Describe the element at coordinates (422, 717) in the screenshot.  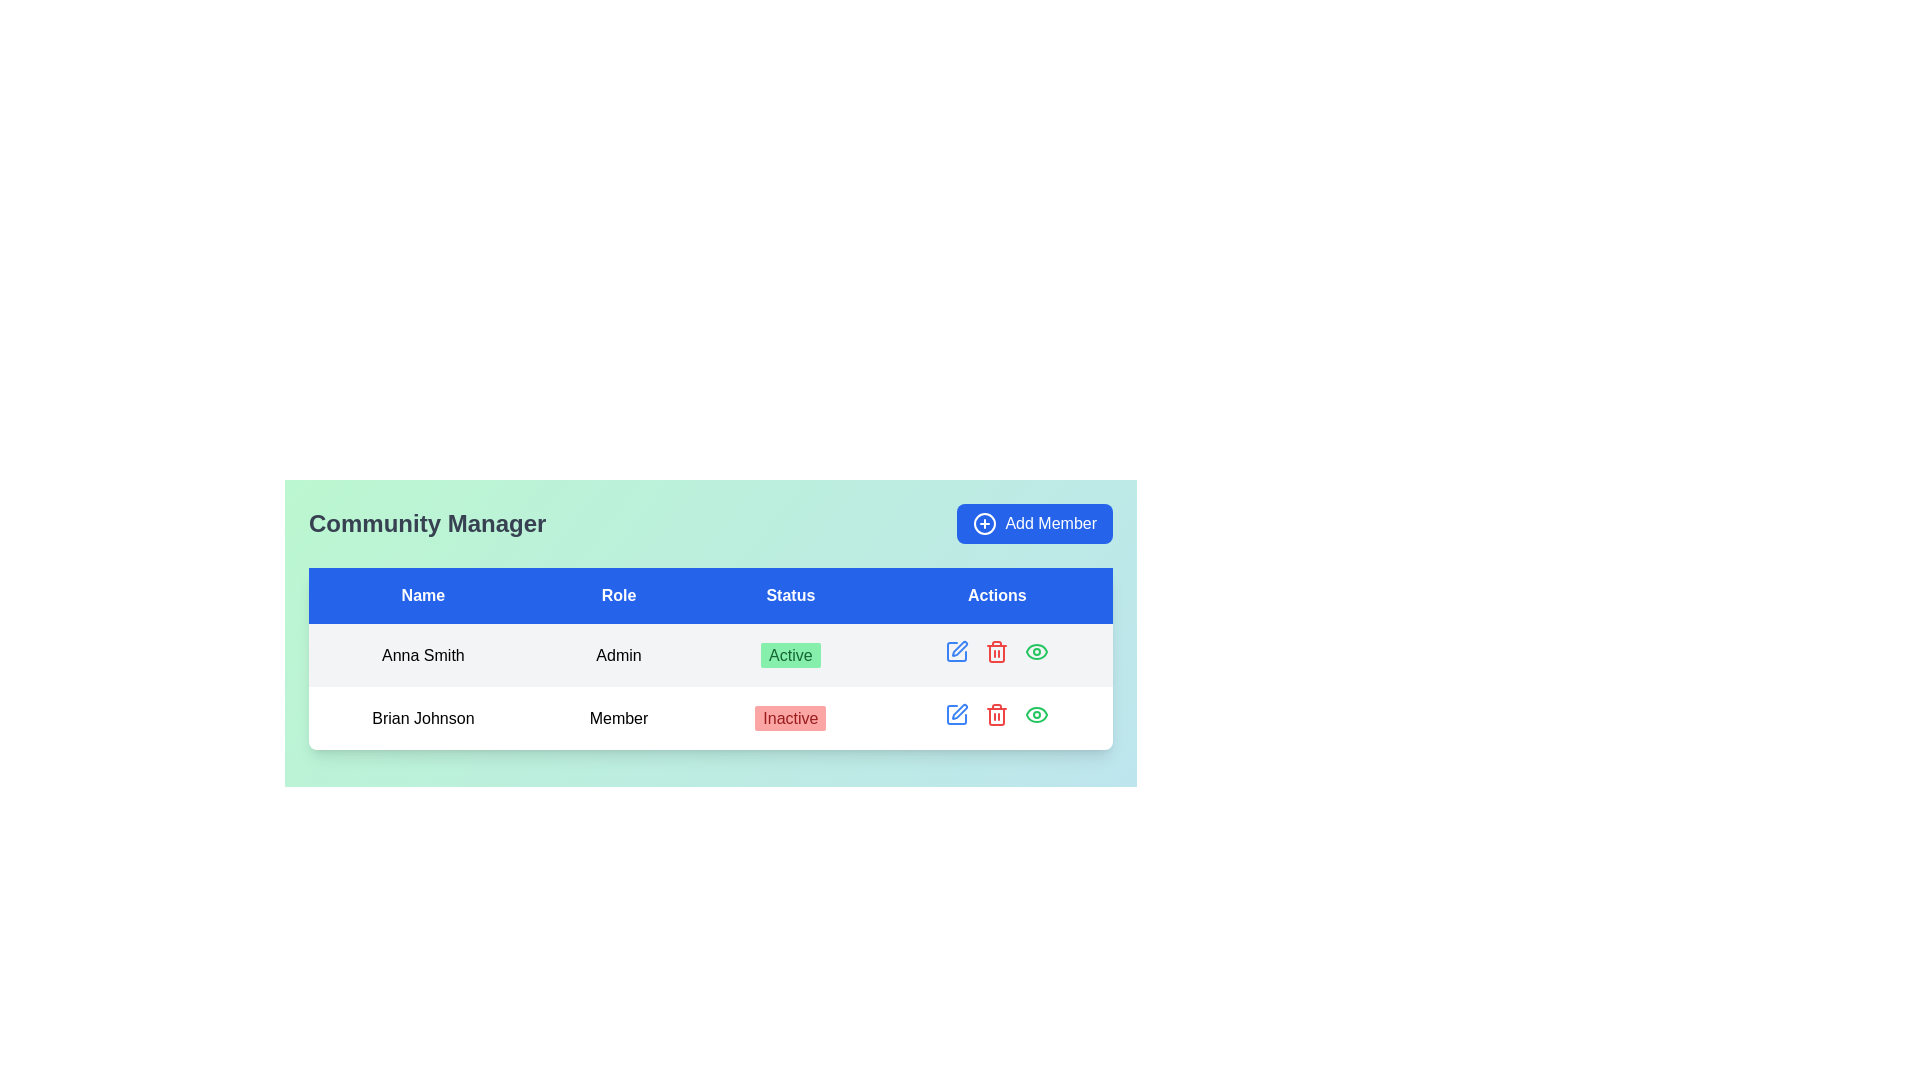
I see `the text label element displaying 'Brian Johnson' located in the first column of the second row under the 'Community Manager' section` at that location.